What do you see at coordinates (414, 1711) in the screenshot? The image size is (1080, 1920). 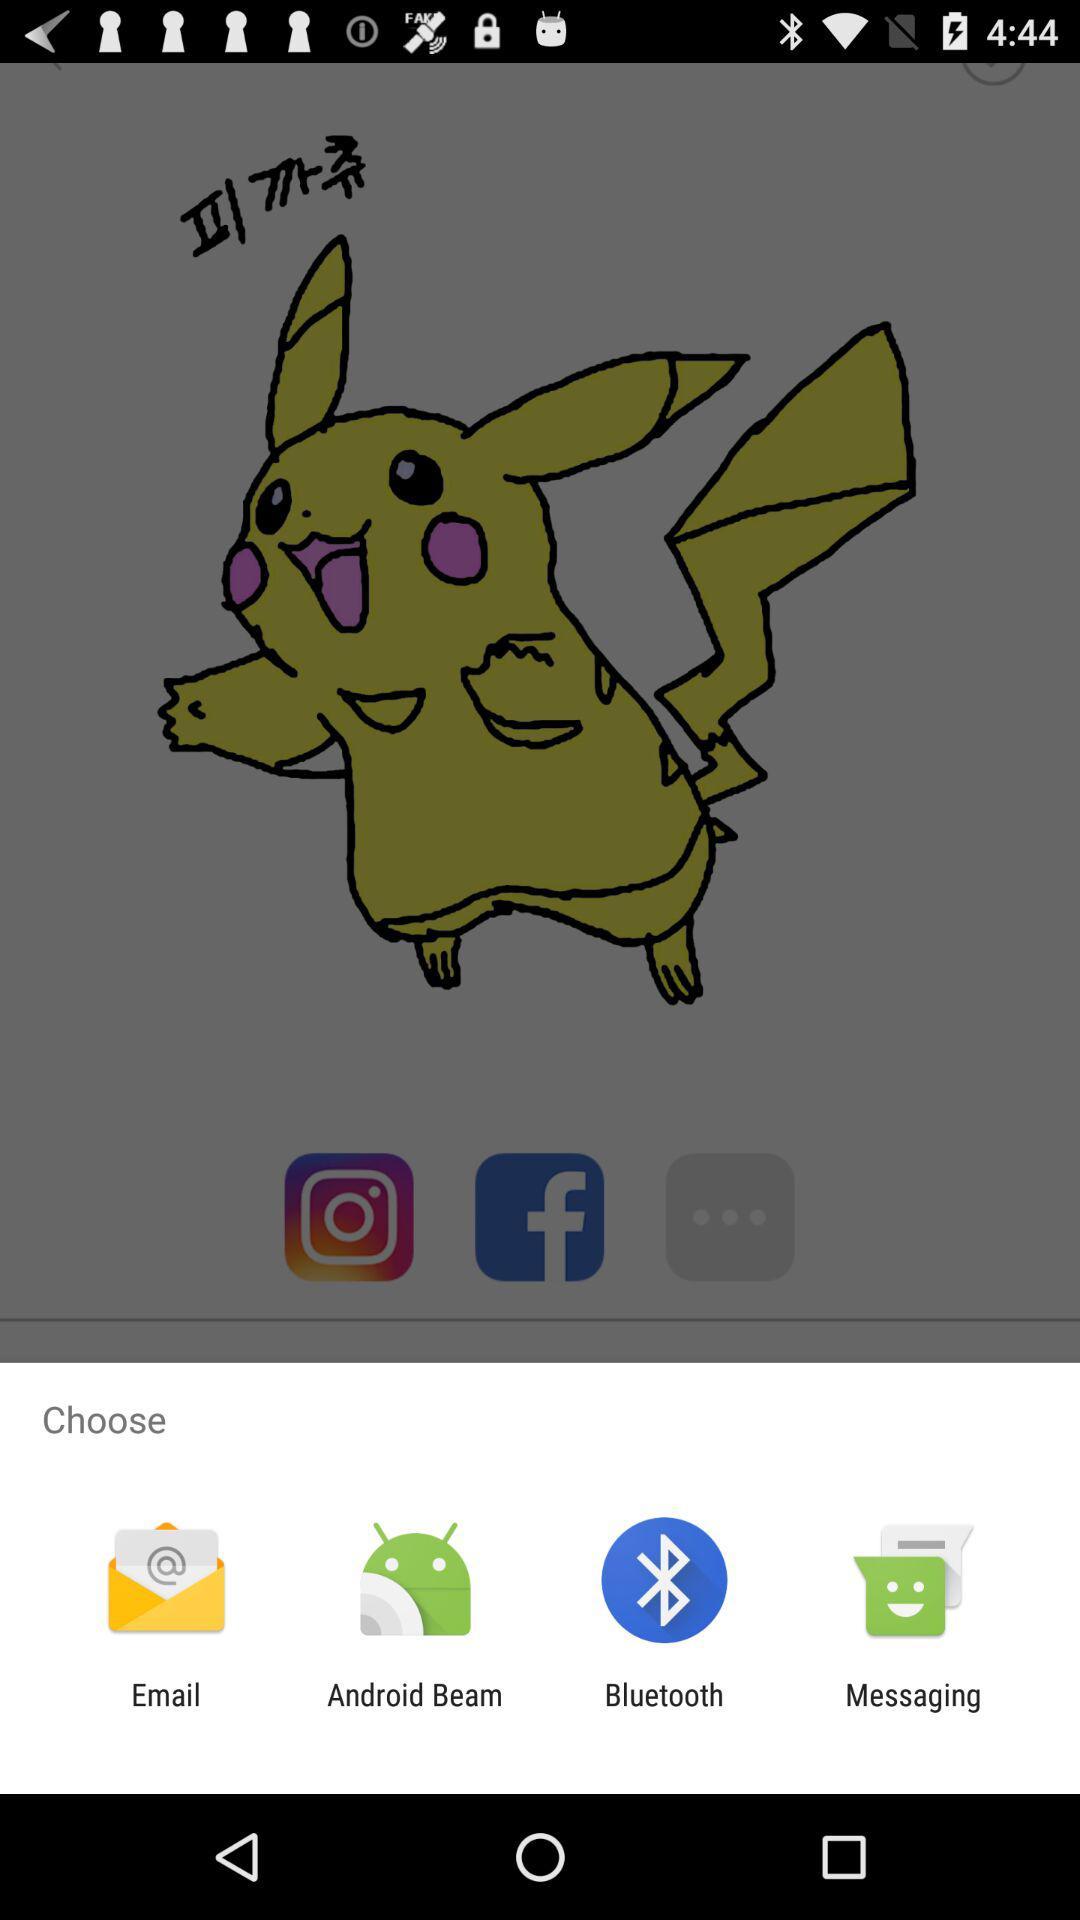 I see `the item to the left of the bluetooth` at bounding box center [414, 1711].